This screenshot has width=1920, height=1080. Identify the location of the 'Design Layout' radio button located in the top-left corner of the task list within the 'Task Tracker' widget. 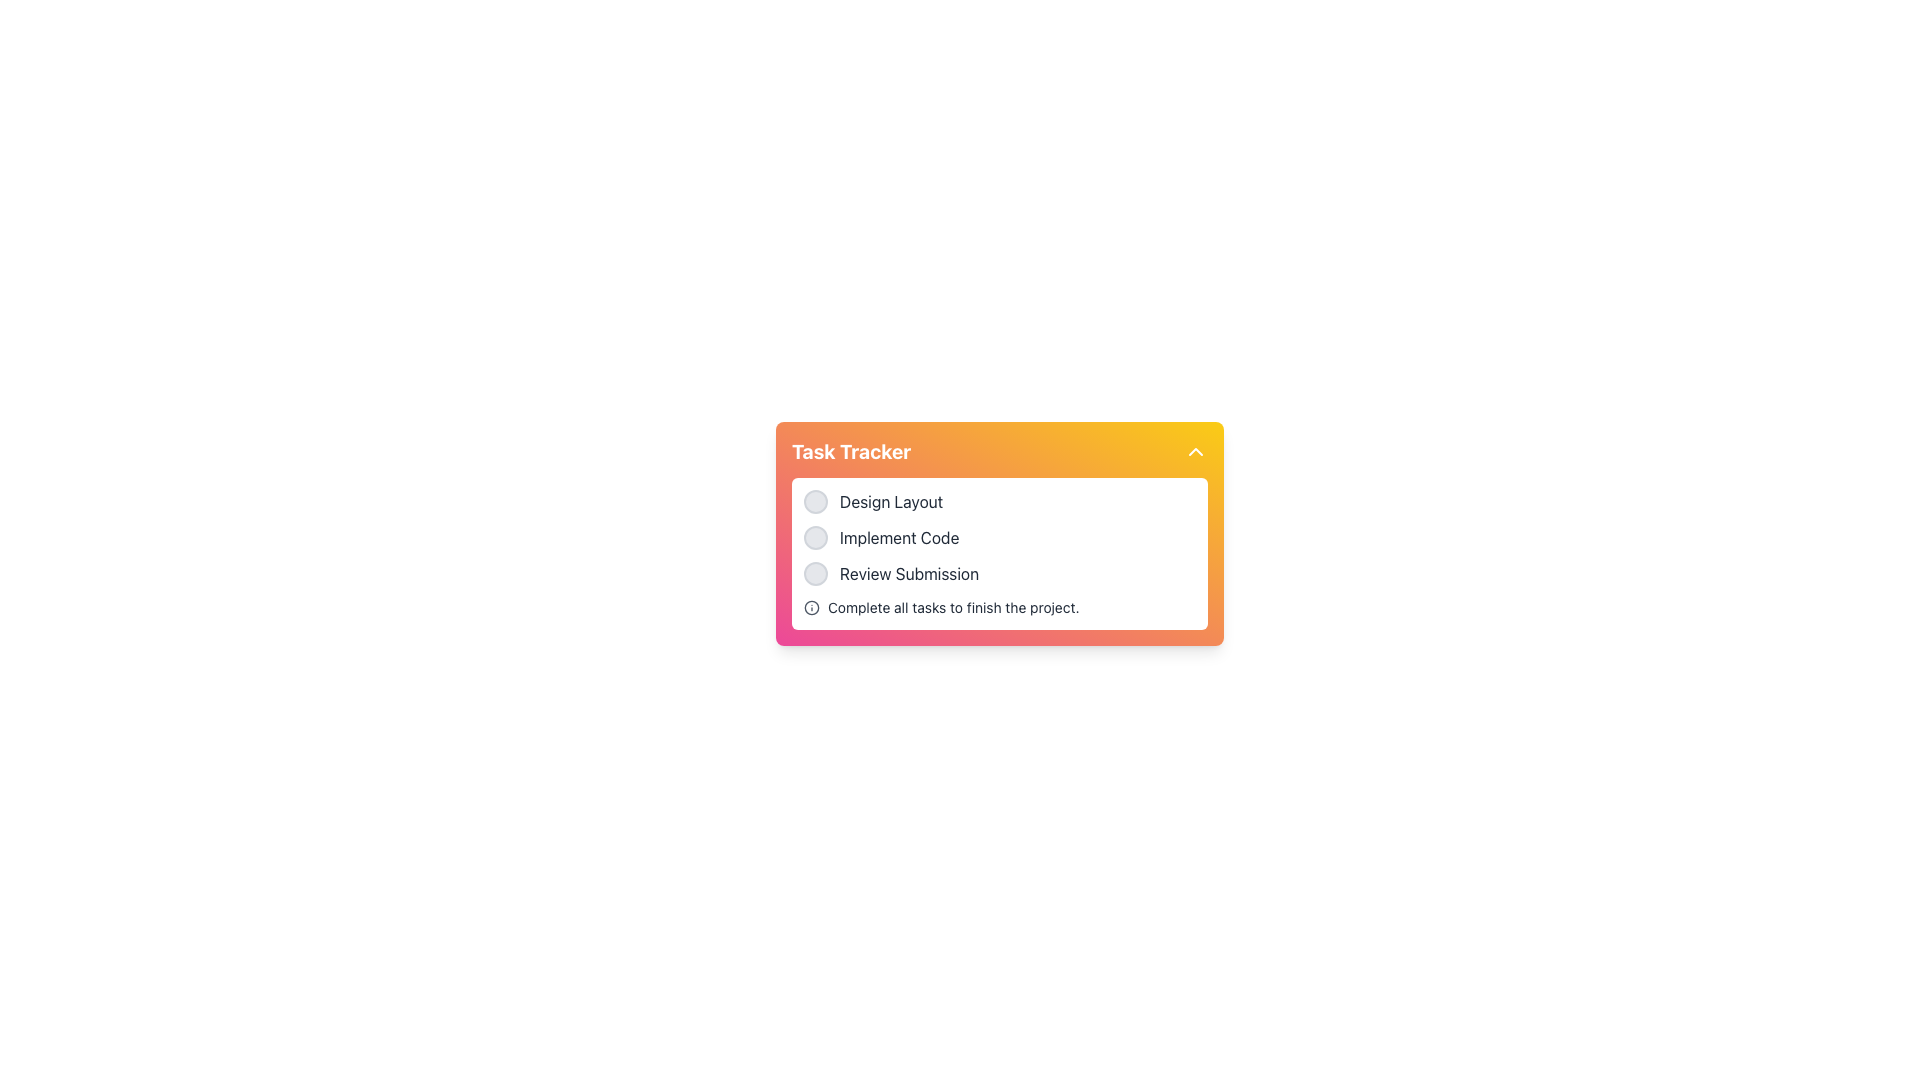
(816, 500).